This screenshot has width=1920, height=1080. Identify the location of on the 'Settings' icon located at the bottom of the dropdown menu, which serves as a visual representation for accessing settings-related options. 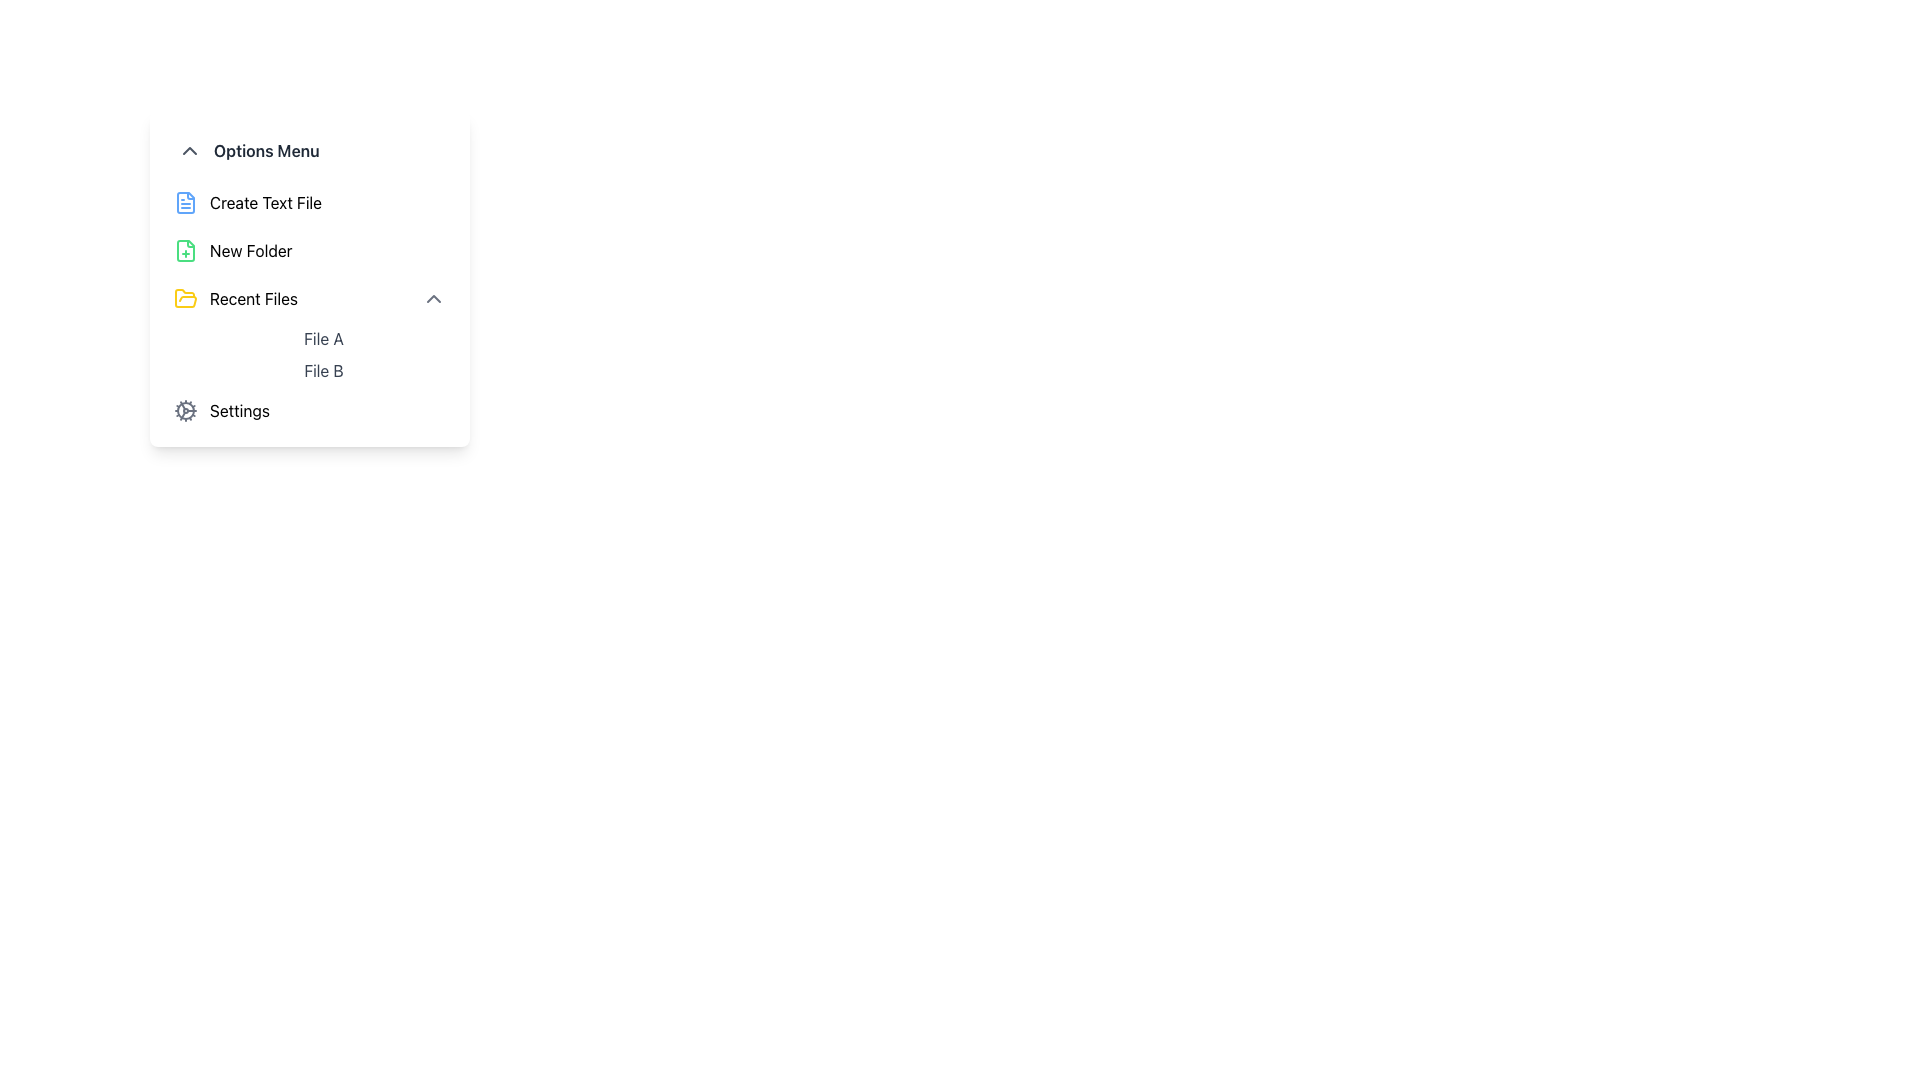
(186, 410).